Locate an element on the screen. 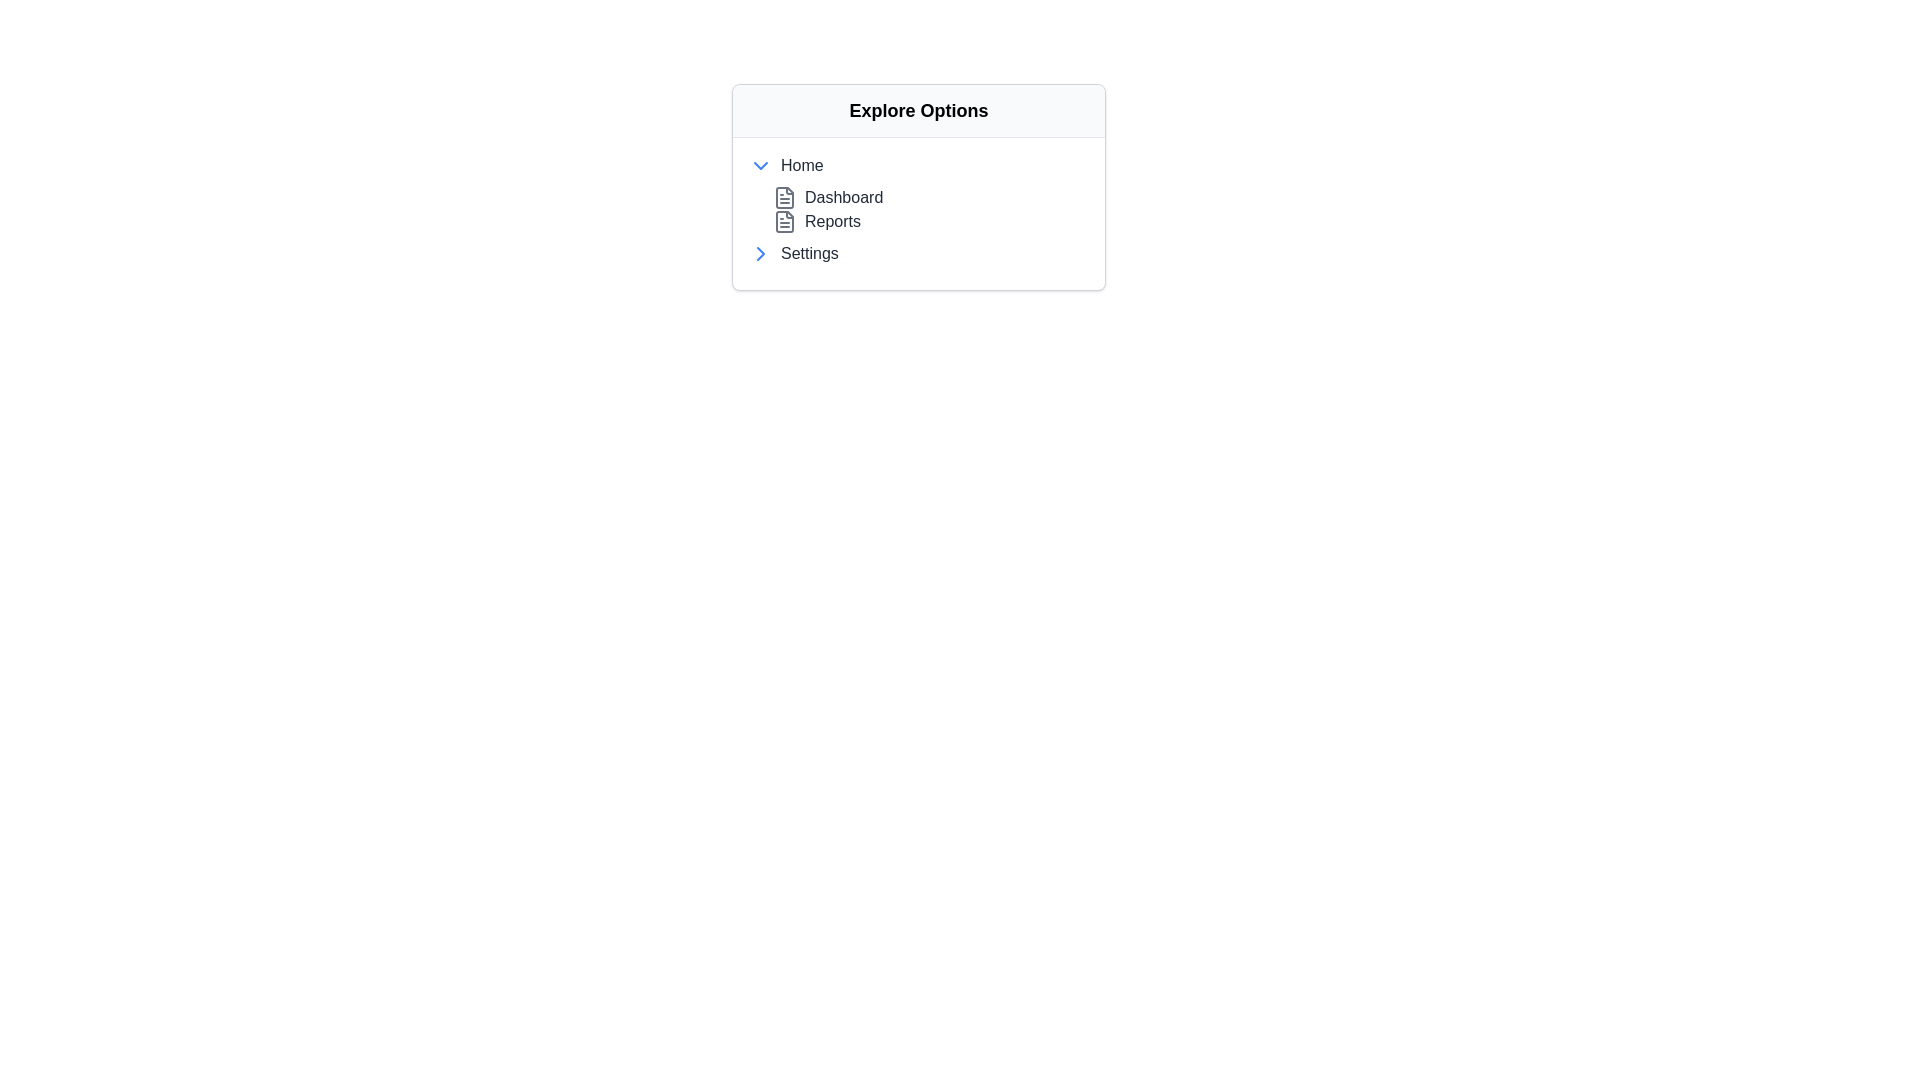 This screenshot has height=1080, width=1920. the 'Dashboard' text label, which is styled with a gray font and is positioned between the 'Home' and 'Reports' labels in the menu is located at coordinates (844, 197).